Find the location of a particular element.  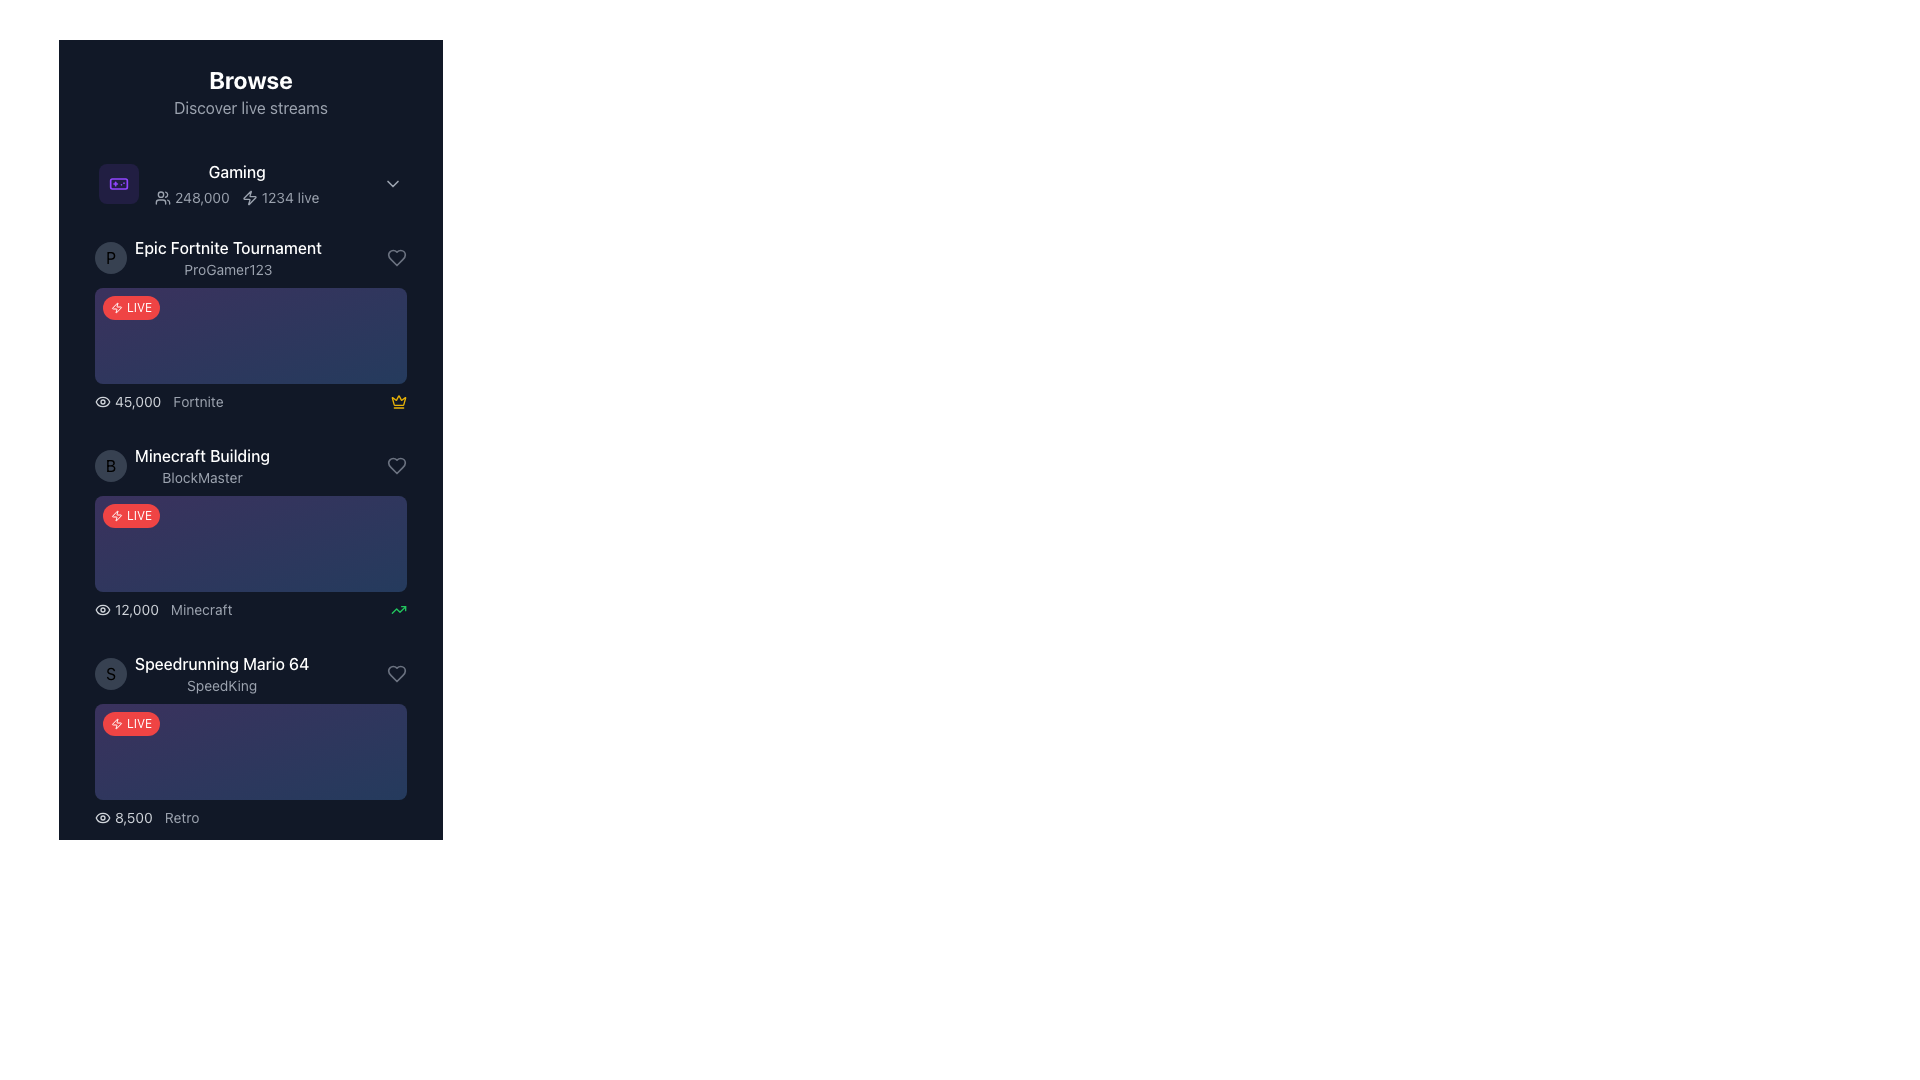

the informative label that displays the number of viewers ('12,000') watching content related to the game 'Minecraft', positioned below 'Minecraft Building' is located at coordinates (163, 608).